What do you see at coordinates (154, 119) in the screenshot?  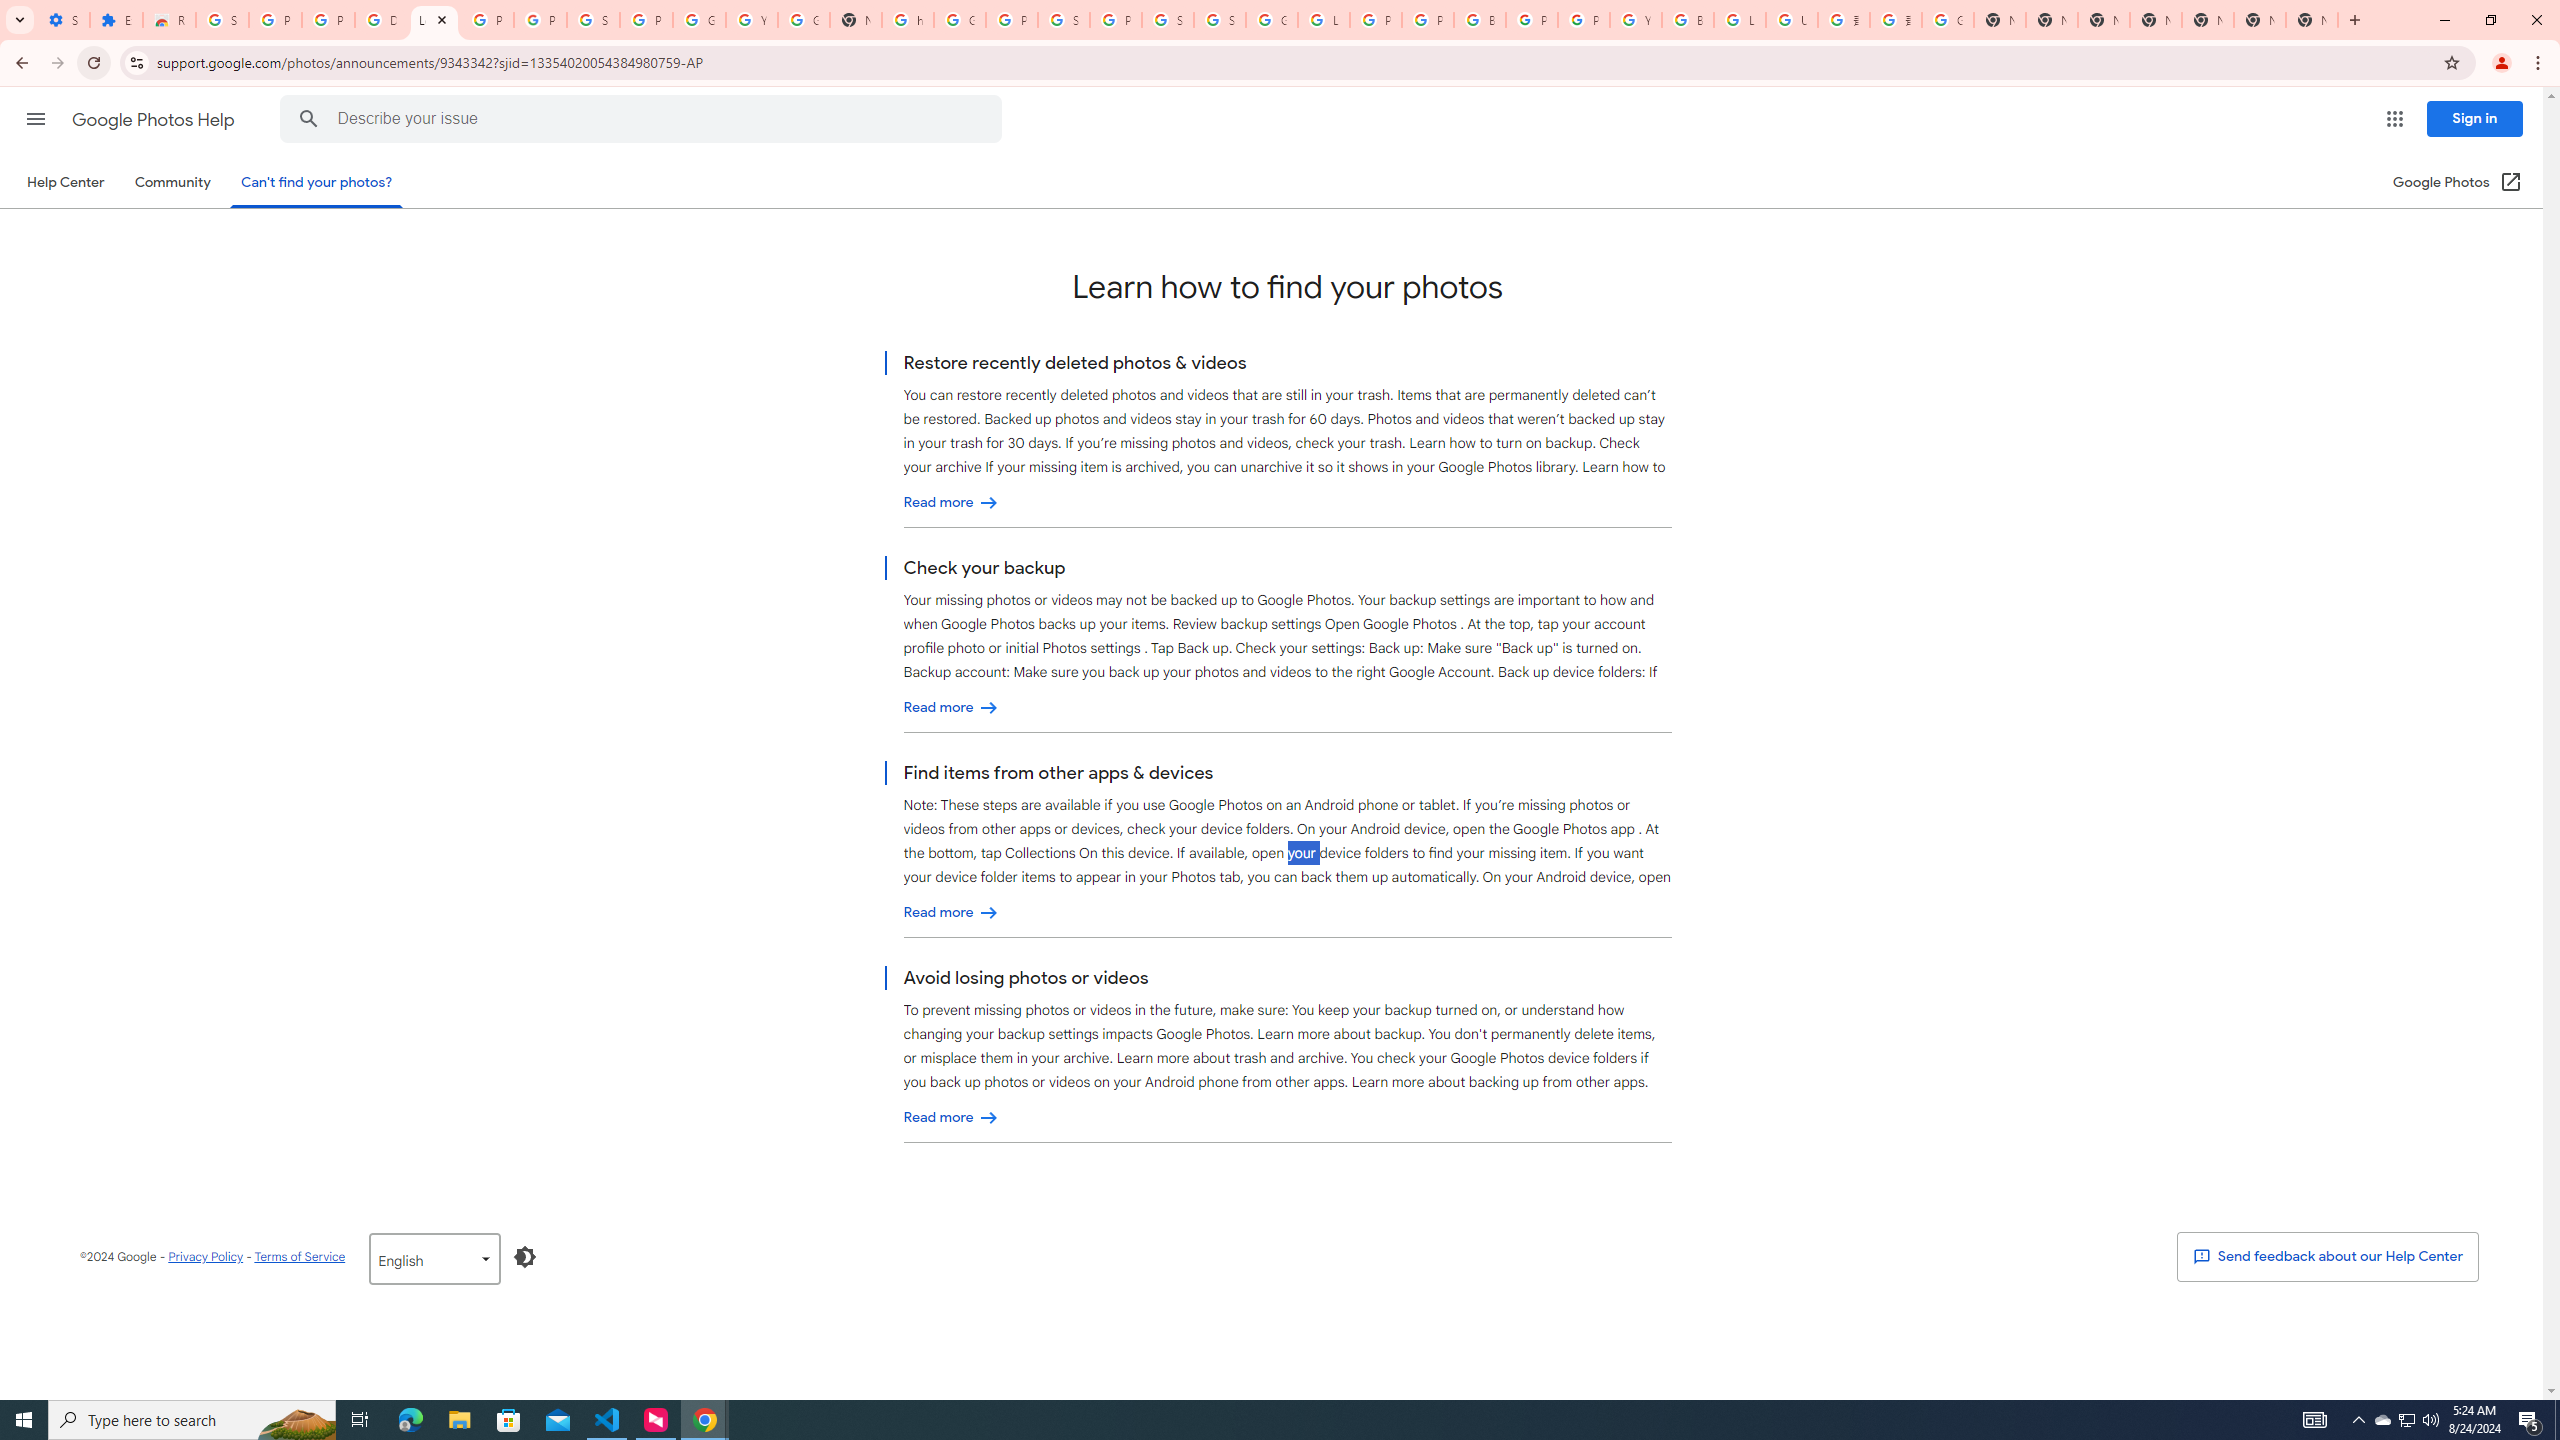 I see `'Google Photos Help'` at bounding box center [154, 119].